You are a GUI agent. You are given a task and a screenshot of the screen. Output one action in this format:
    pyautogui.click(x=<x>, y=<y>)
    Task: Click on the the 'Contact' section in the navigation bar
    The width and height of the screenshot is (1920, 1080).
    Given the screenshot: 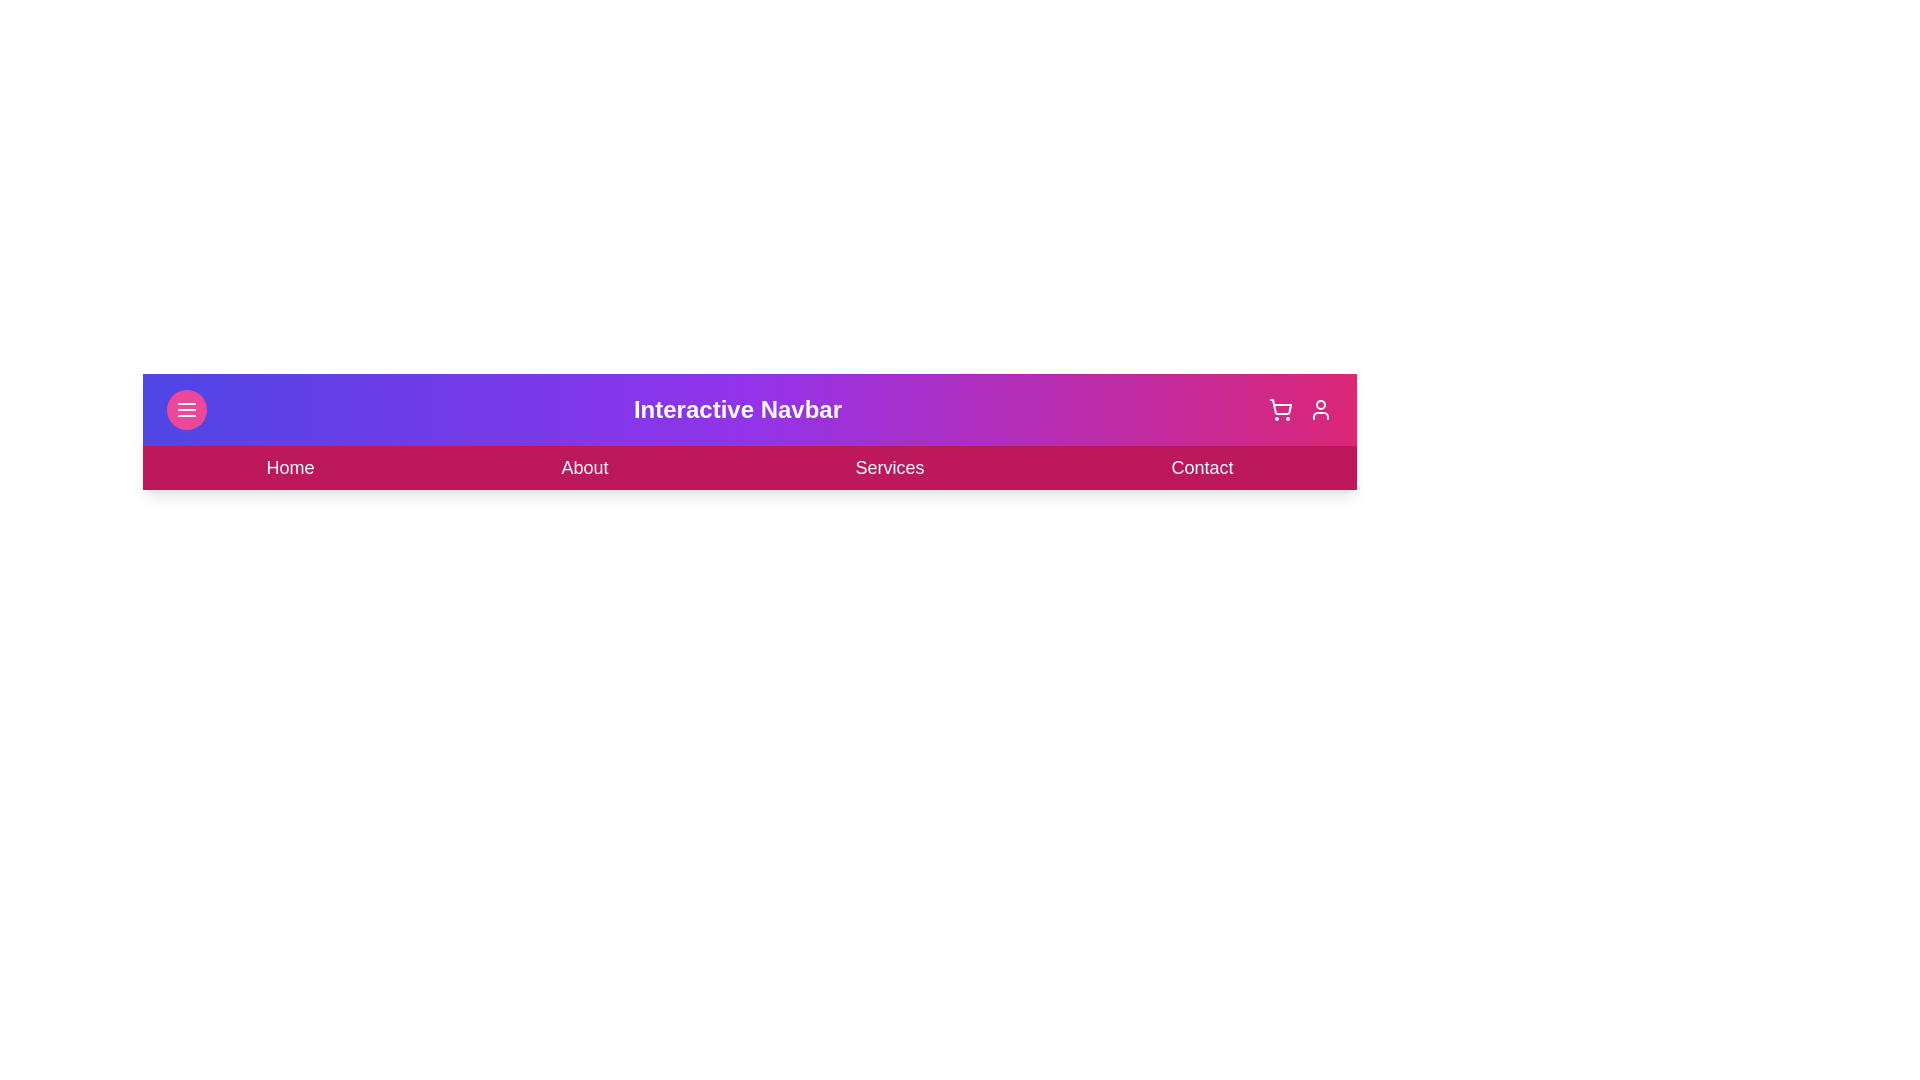 What is the action you would take?
    pyautogui.click(x=1200, y=467)
    